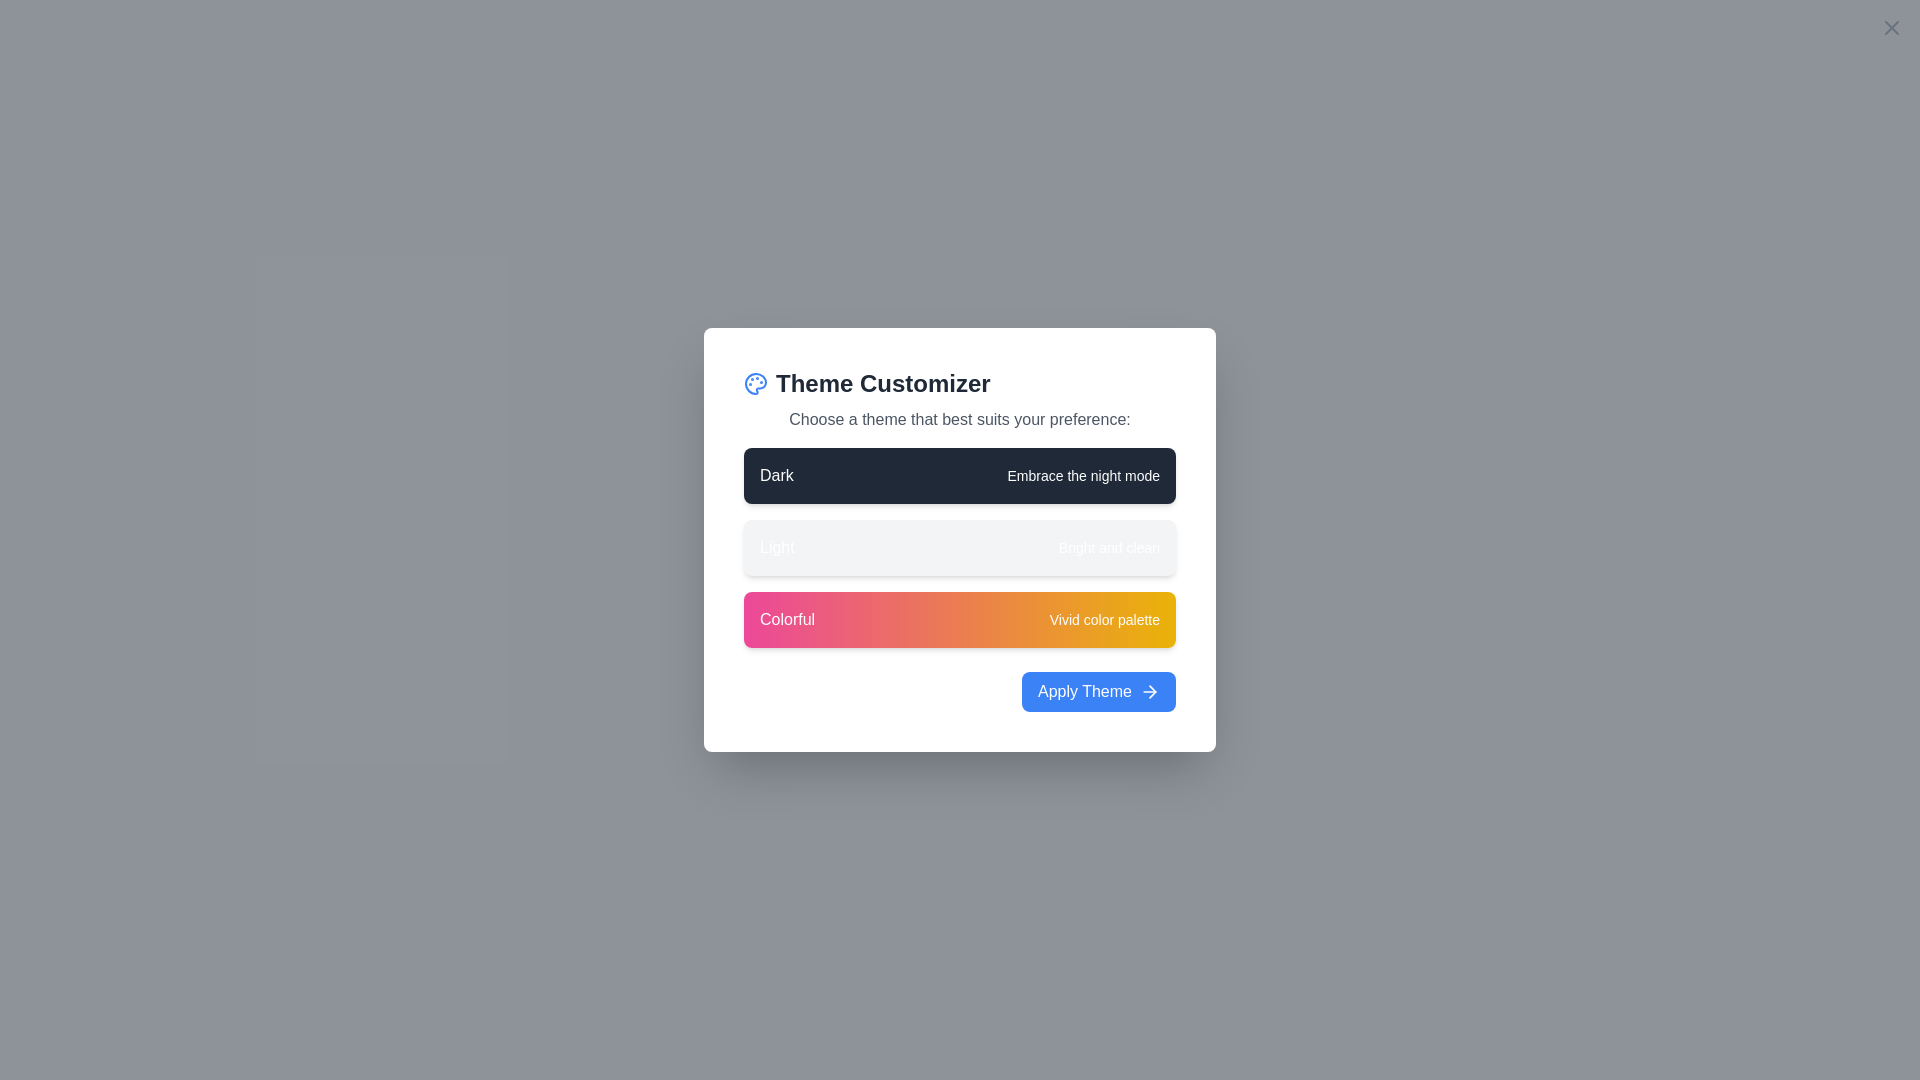 This screenshot has height=1080, width=1920. Describe the element at coordinates (1150, 690) in the screenshot. I see `the icon located at the far right side of the 'Apply Theme' button, which signifies the action of applying the selected theme` at that location.